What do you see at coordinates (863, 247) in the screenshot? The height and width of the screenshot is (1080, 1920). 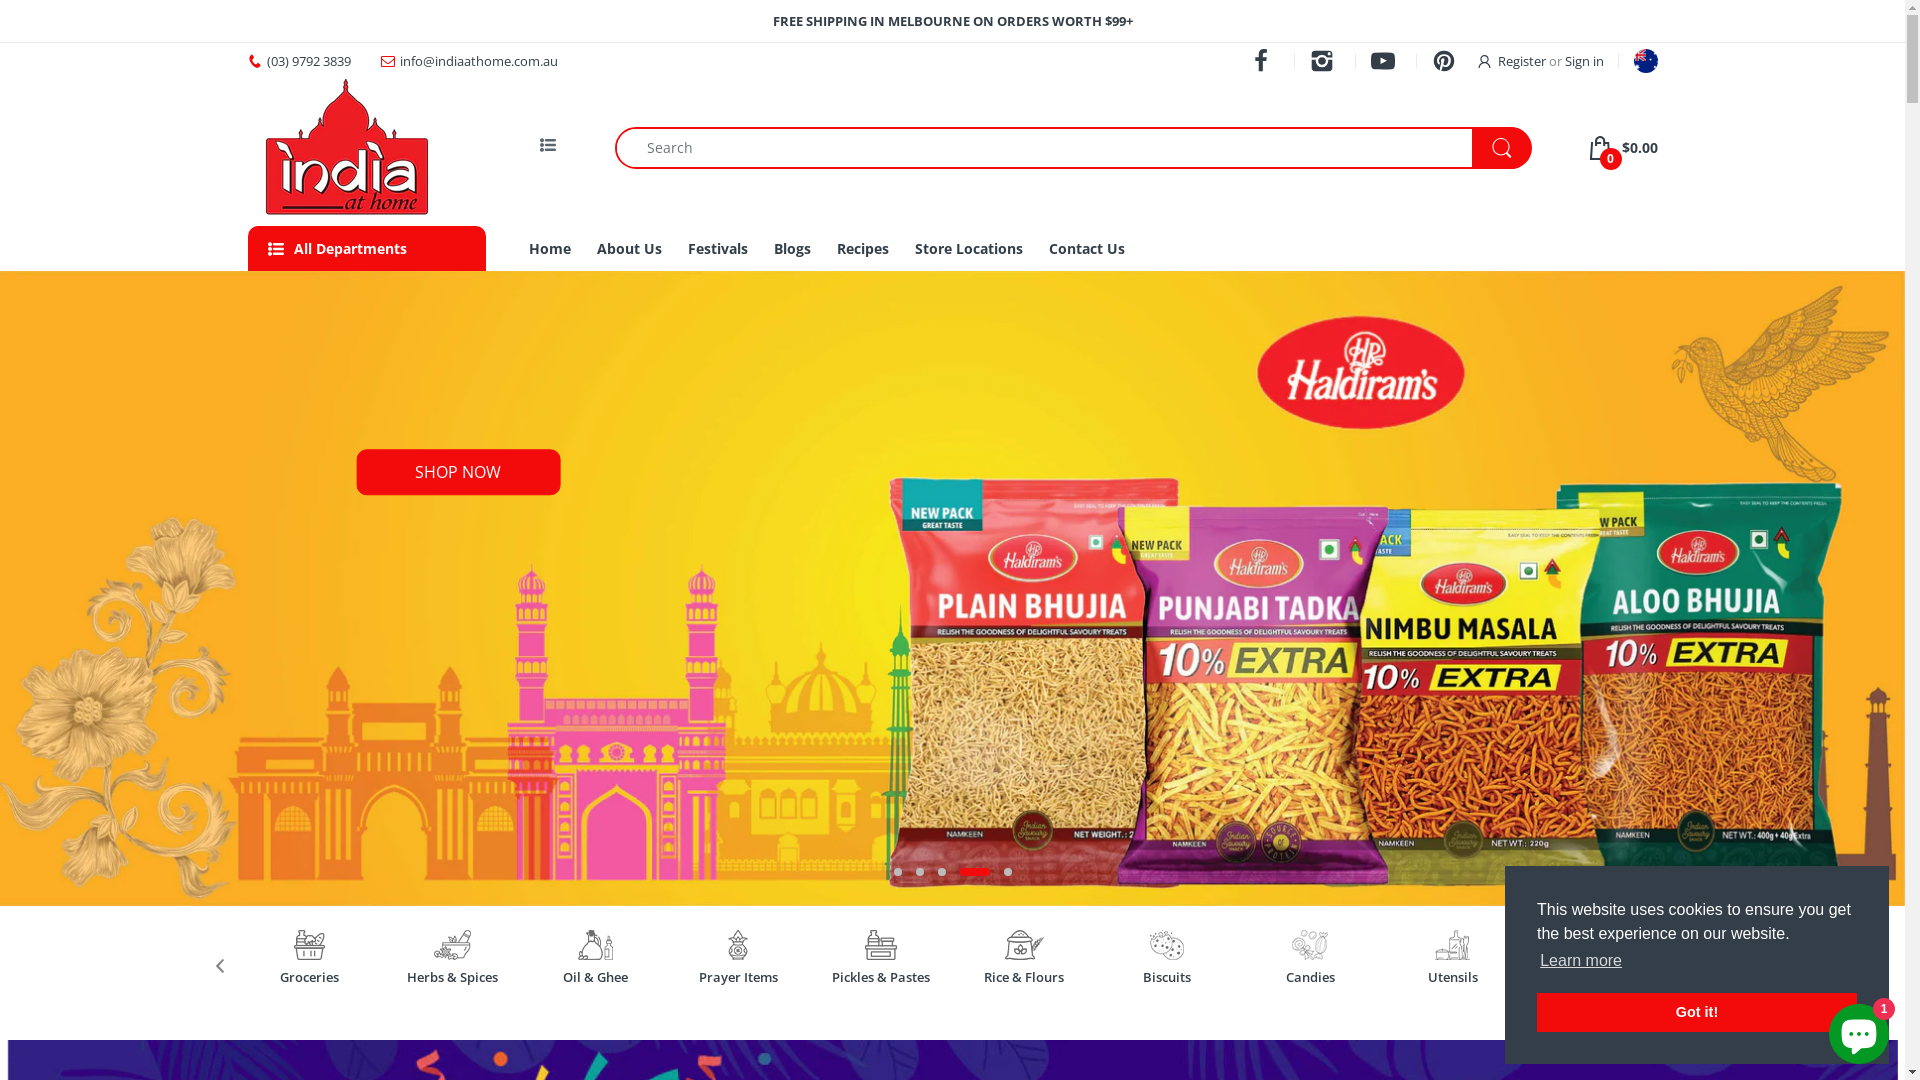 I see `'Recipes'` at bounding box center [863, 247].